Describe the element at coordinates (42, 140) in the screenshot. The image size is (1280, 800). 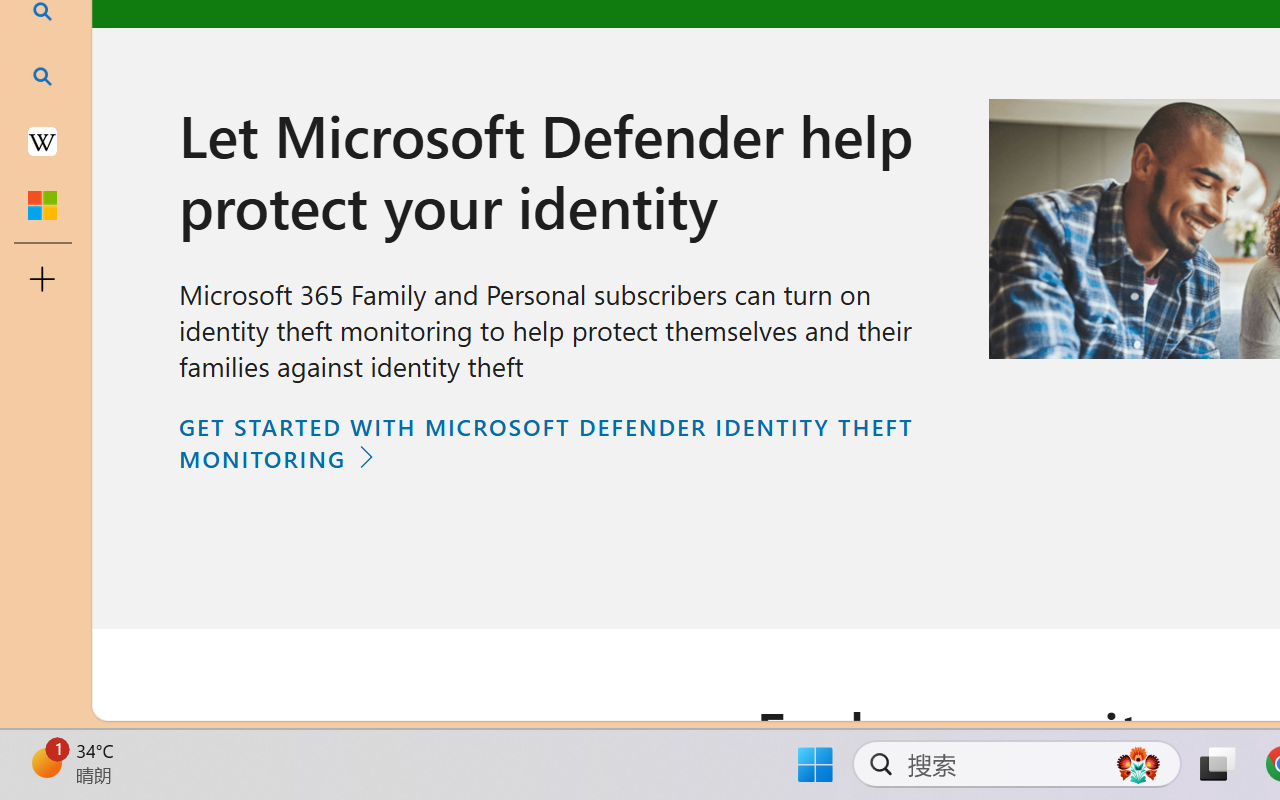
I see `'Earth - Wikipedia'` at that location.